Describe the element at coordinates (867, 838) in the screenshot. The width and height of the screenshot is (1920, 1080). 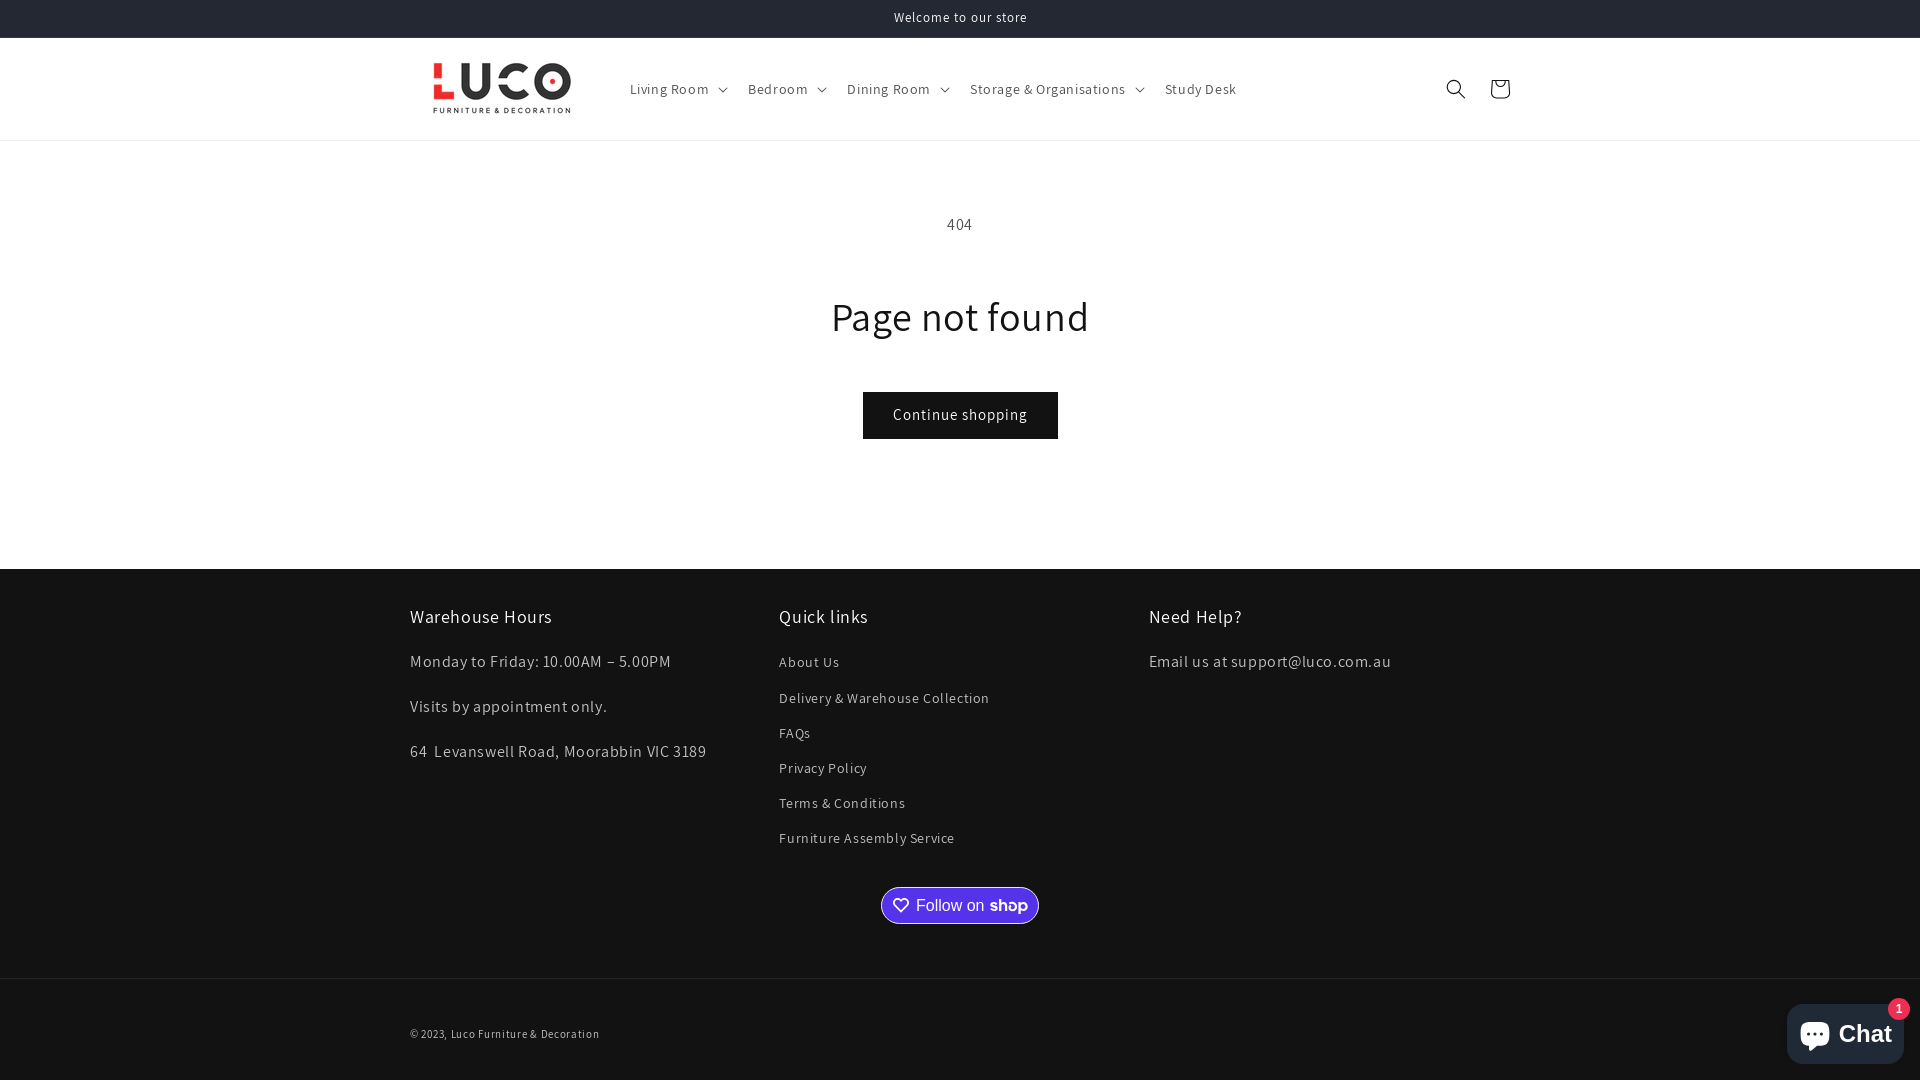
I see `'Furniture Assembly Service'` at that location.